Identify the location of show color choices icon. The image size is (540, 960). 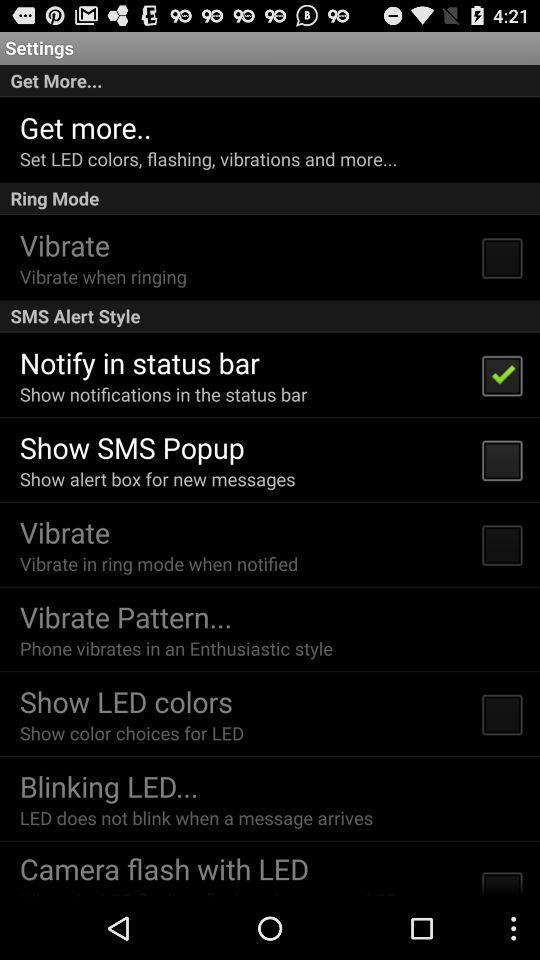
(131, 732).